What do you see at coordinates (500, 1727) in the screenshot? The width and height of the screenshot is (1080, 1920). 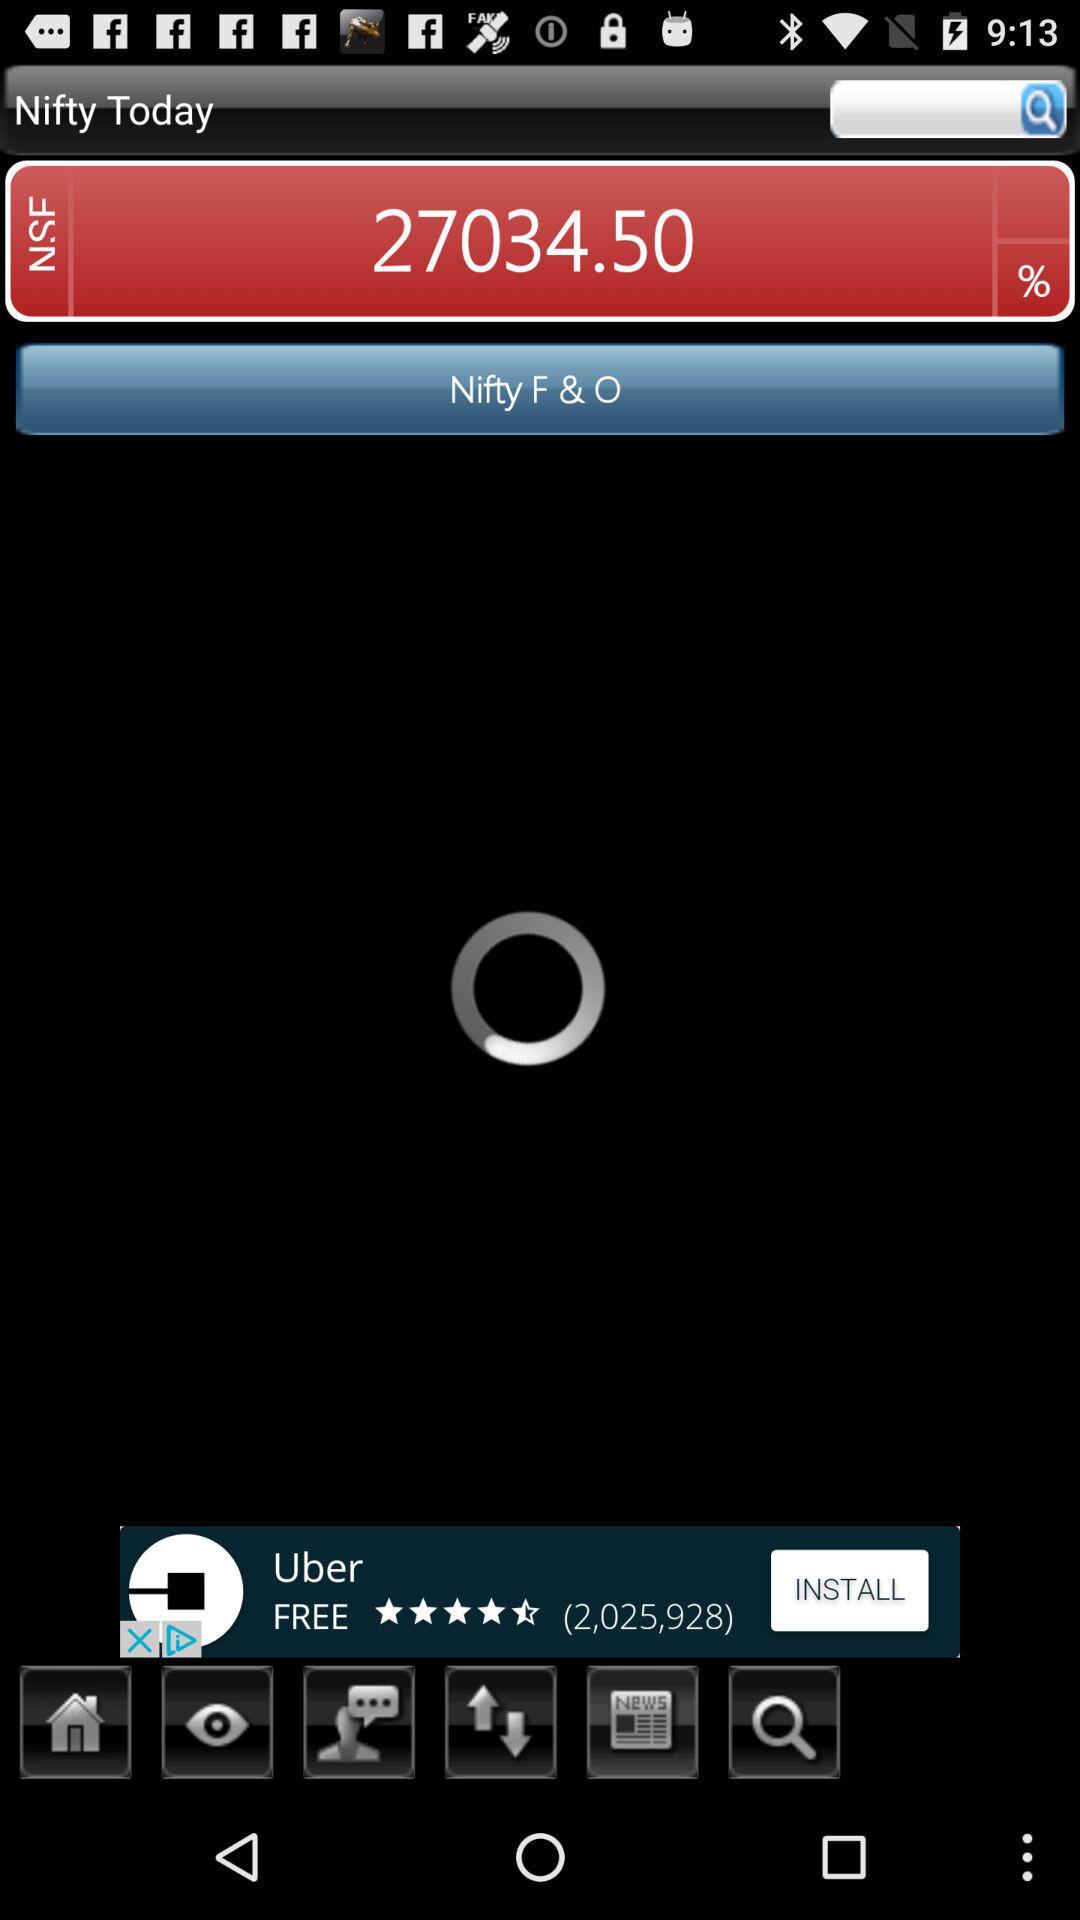 I see `cloud upload download option` at bounding box center [500, 1727].